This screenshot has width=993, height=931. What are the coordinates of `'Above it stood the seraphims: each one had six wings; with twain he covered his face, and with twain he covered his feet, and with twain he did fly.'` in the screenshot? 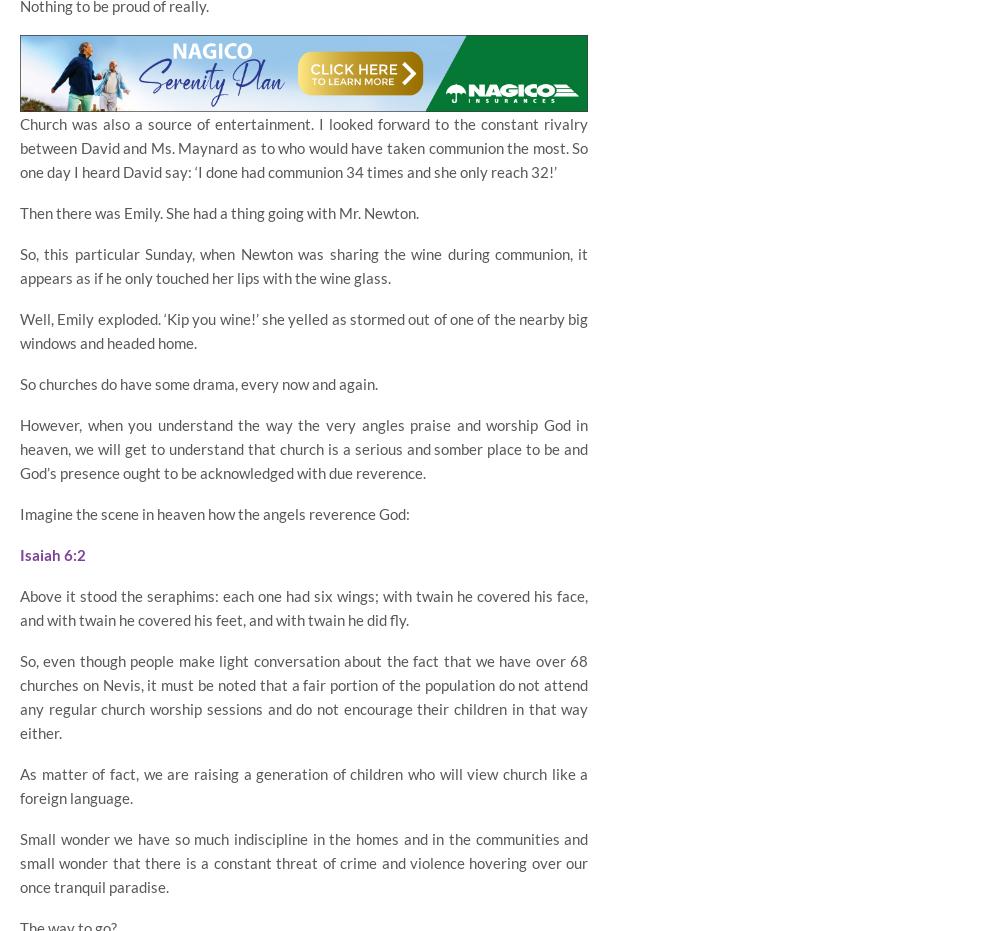 It's located at (18, 607).